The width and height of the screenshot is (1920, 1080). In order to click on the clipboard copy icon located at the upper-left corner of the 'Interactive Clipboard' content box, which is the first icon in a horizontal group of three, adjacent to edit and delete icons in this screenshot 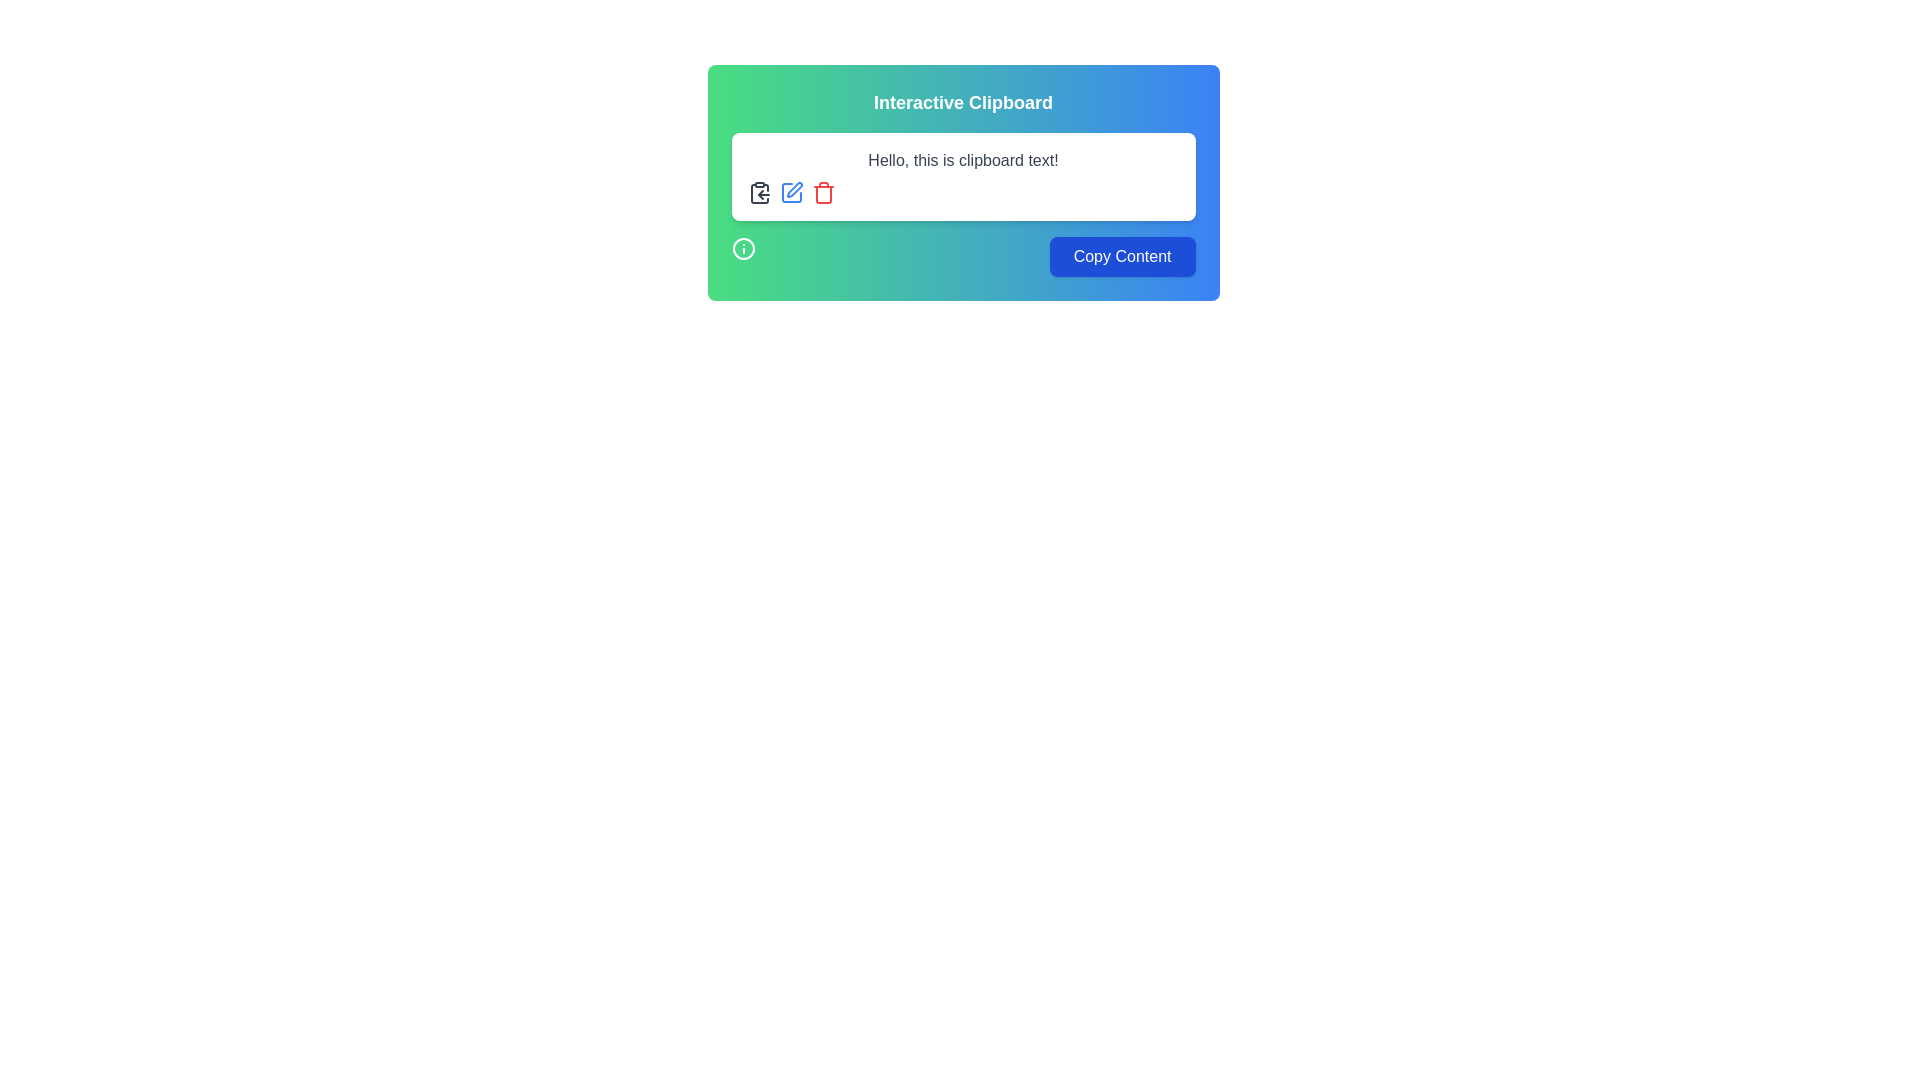, I will do `click(758, 192)`.